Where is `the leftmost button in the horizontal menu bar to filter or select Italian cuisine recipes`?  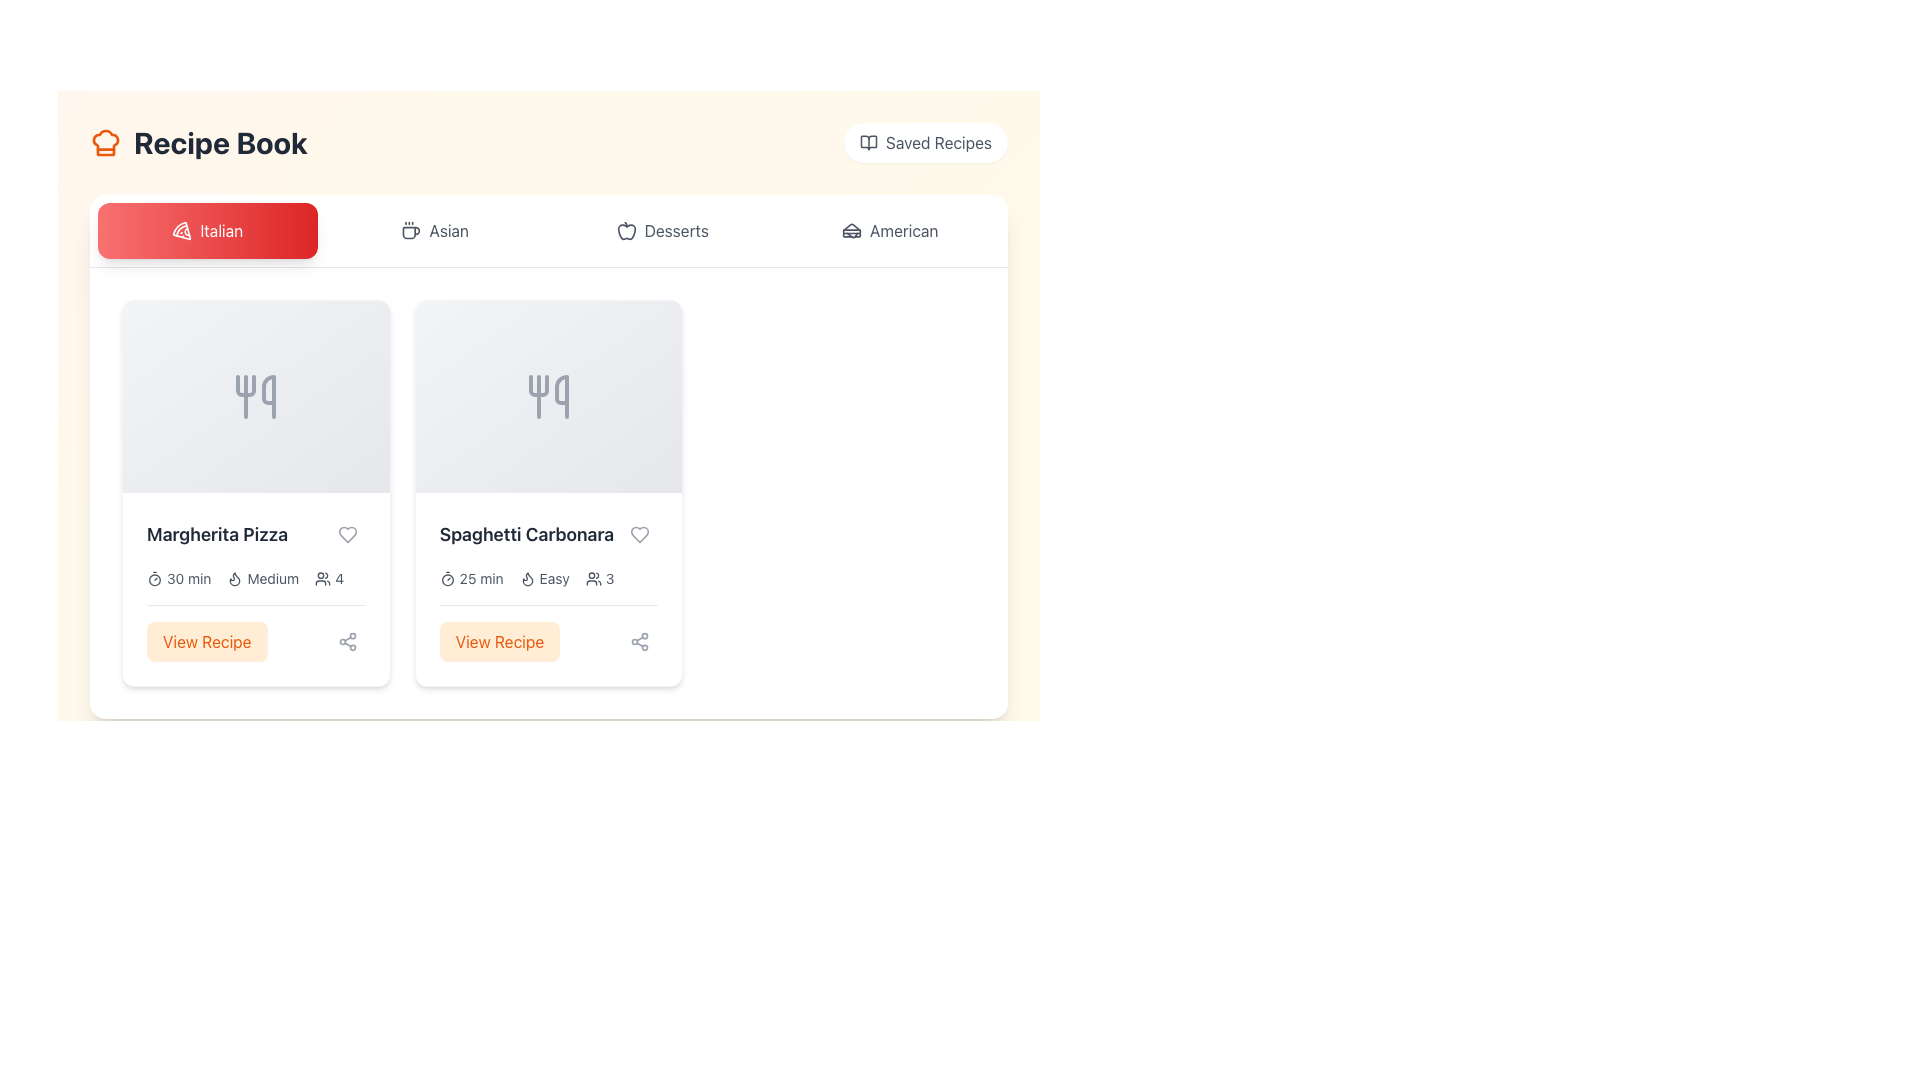 the leftmost button in the horizontal menu bar to filter or select Italian cuisine recipes is located at coordinates (207, 230).